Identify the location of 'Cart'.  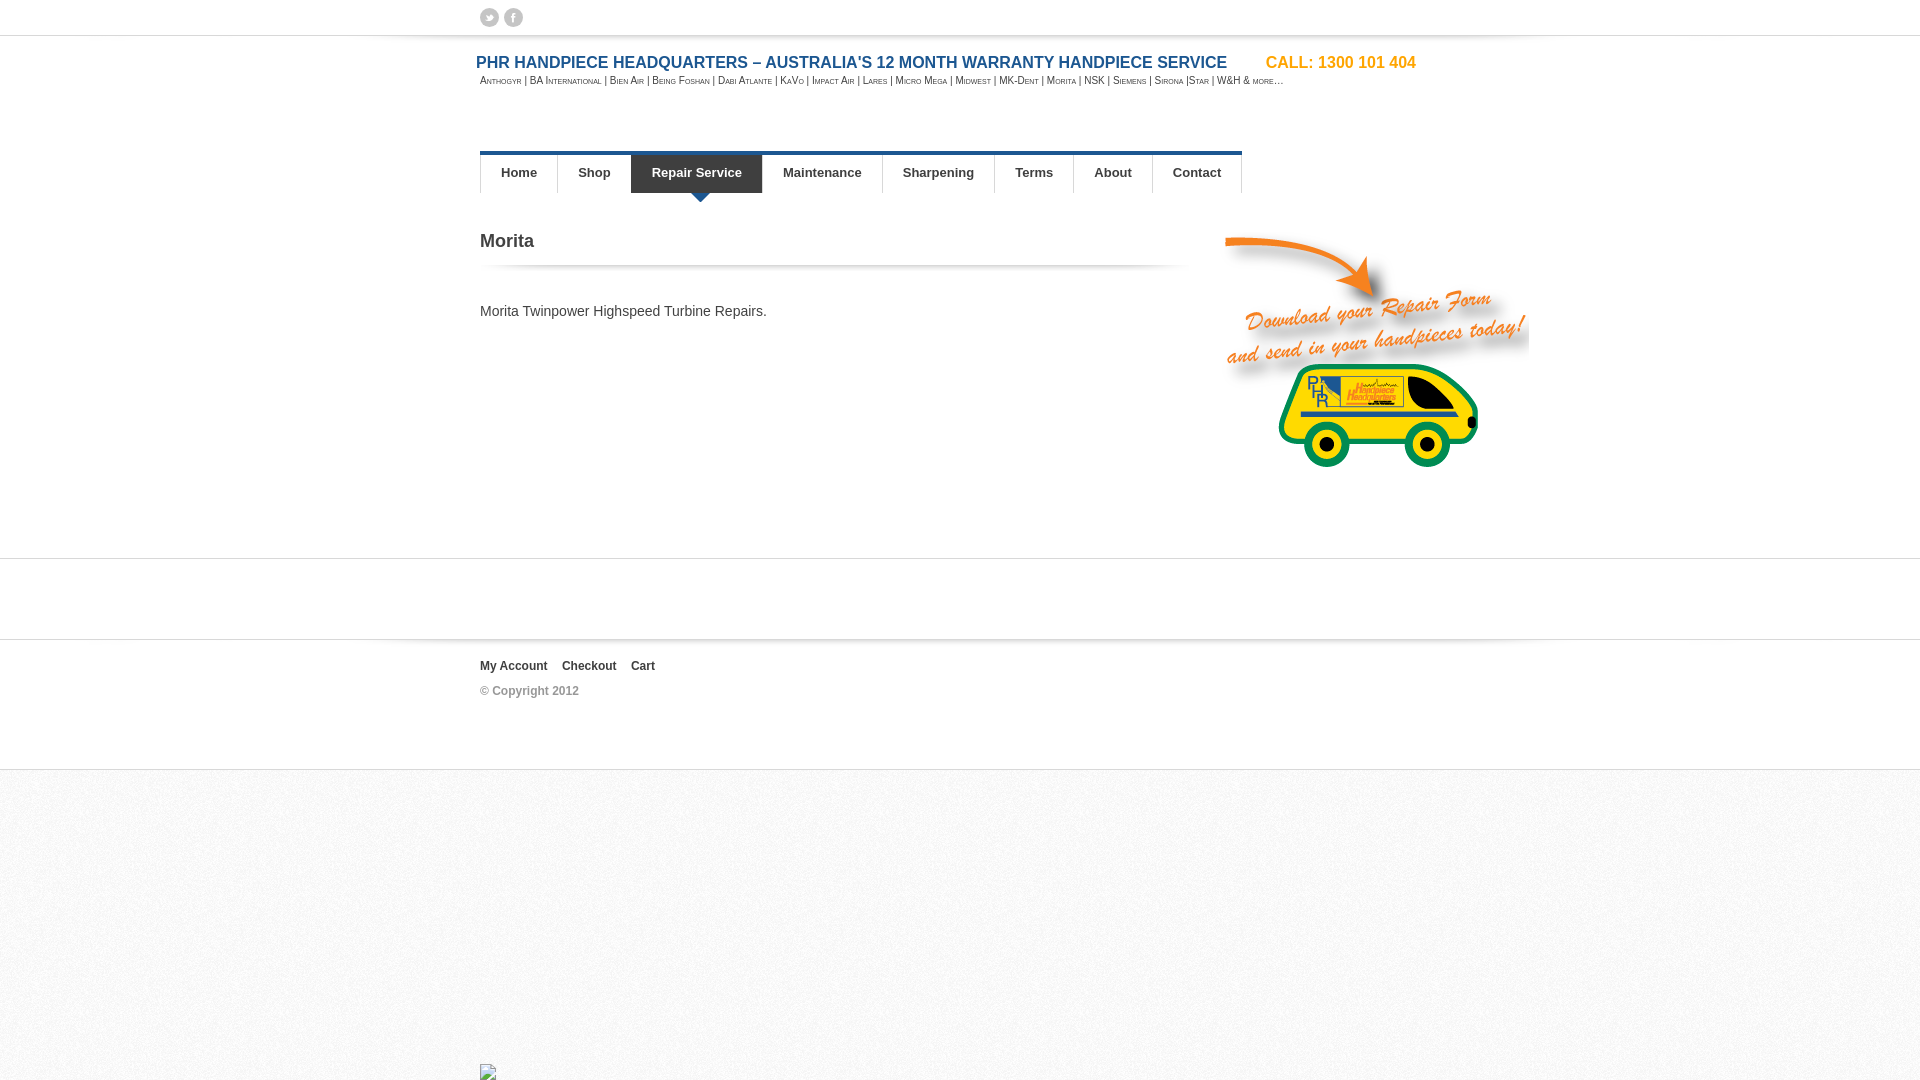
(643, 666).